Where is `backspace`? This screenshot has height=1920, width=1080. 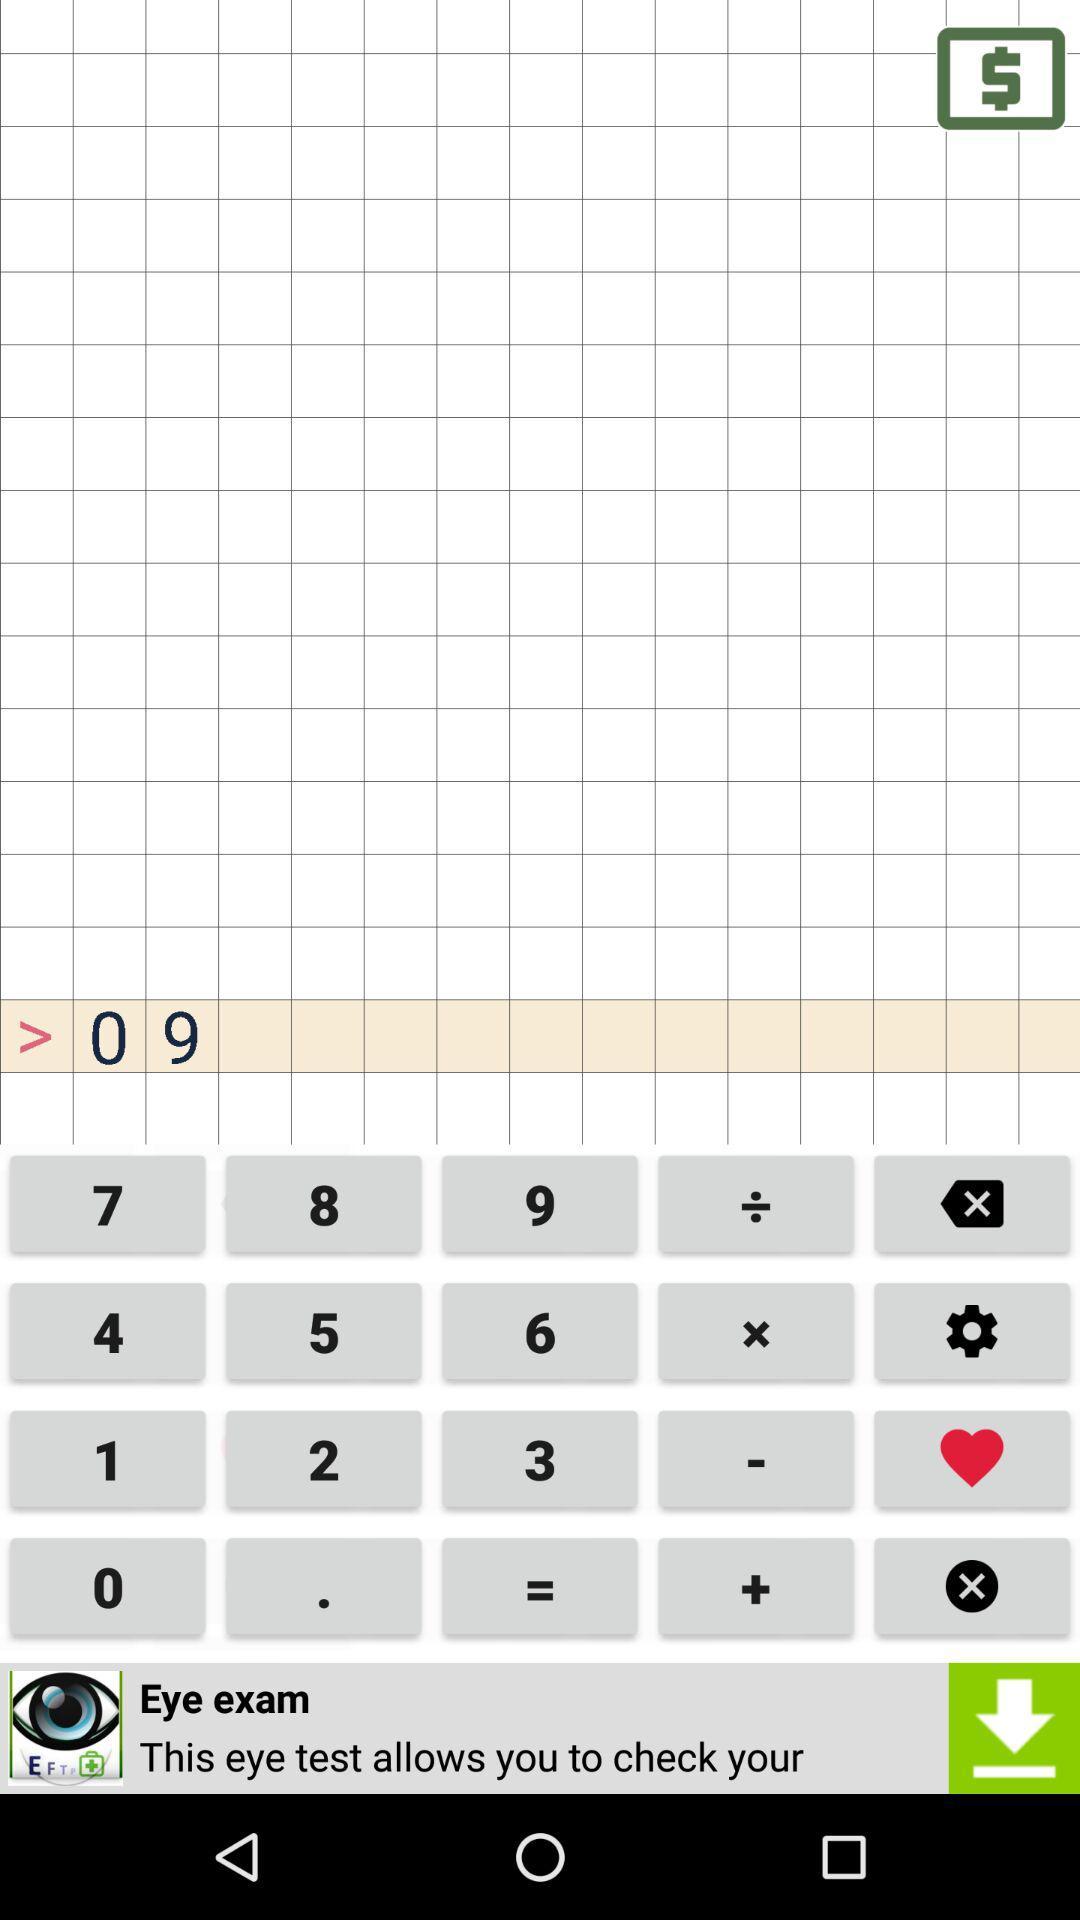 backspace is located at coordinates (971, 1204).